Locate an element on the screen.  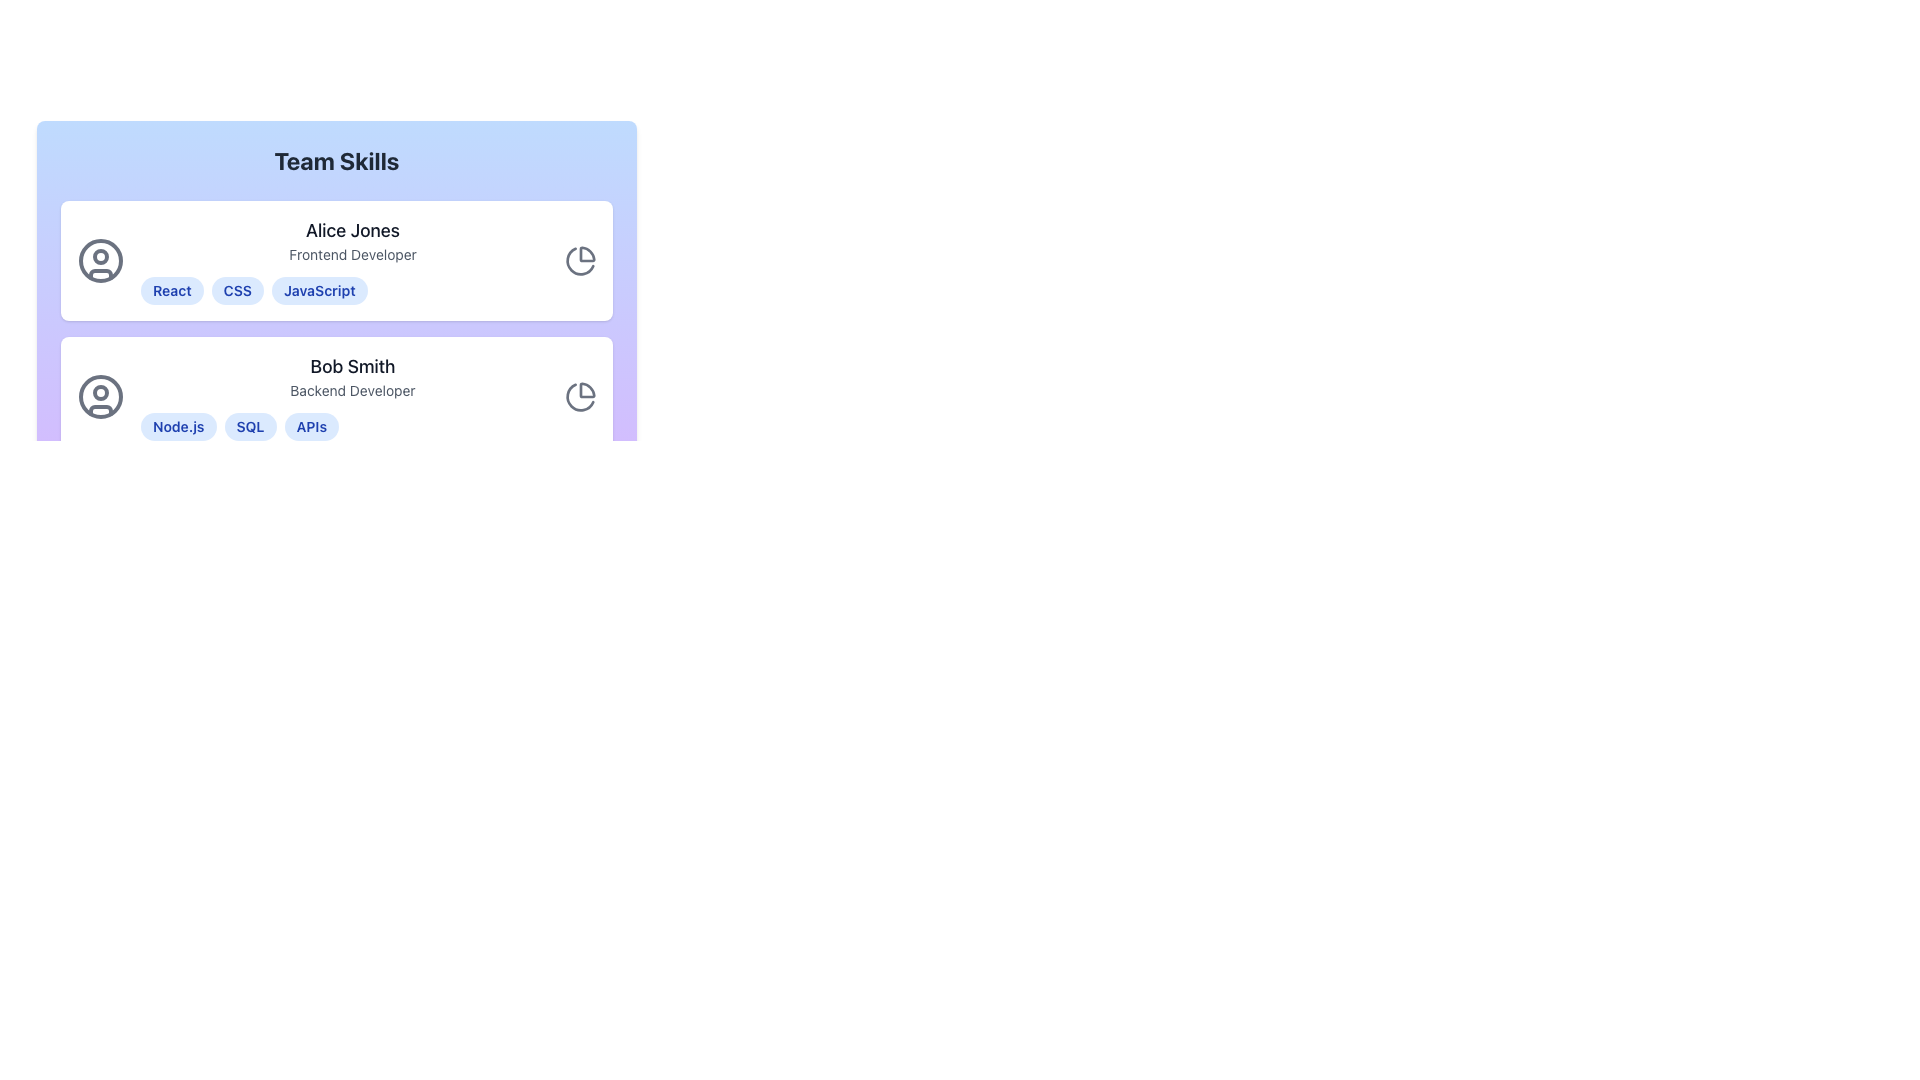
the Avatar Icon representing the user, which is positioned to the left of the name and role description for 'Alice Jones' in the team member's details panel under 'Team Skills' is located at coordinates (99, 260).